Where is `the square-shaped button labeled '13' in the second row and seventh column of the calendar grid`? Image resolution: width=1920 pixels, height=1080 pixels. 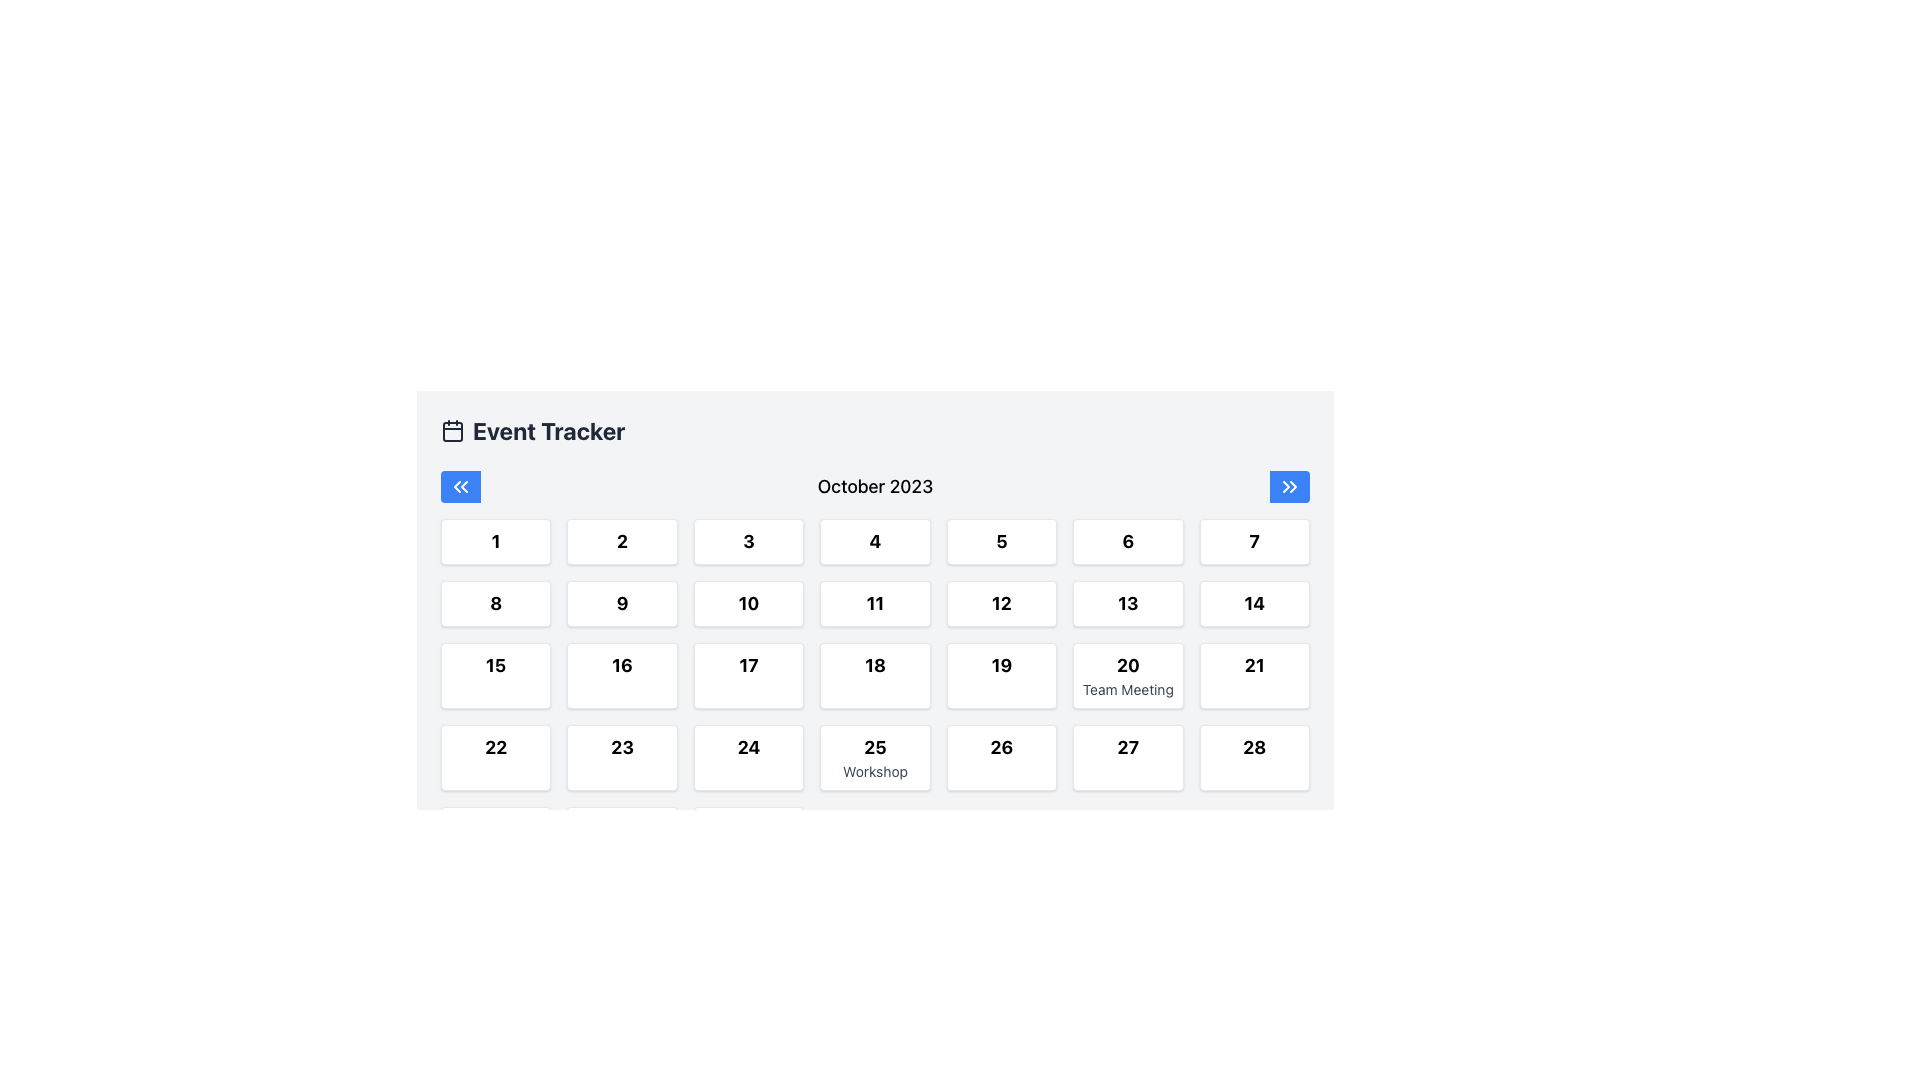 the square-shaped button labeled '13' in the second row and seventh column of the calendar grid is located at coordinates (1128, 603).